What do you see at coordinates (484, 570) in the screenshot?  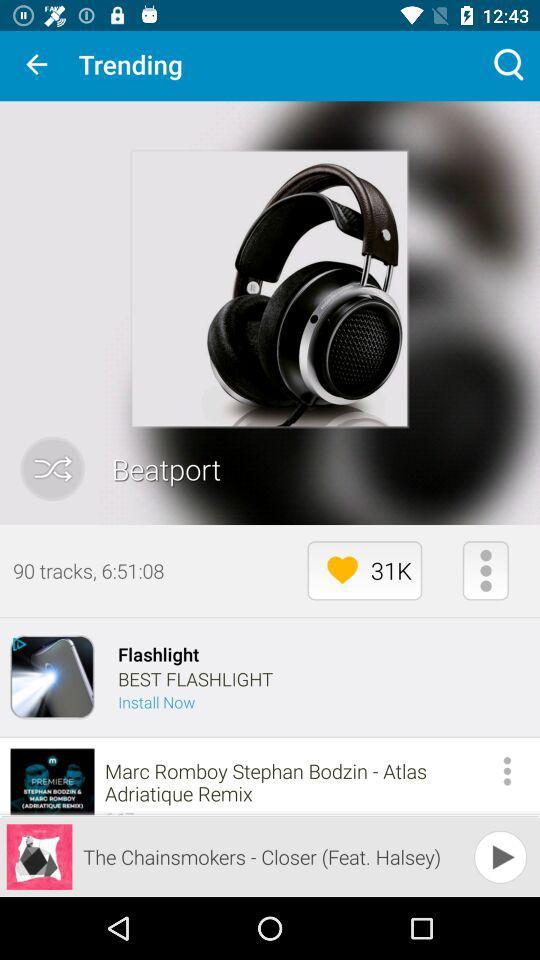 I see `the more icon` at bounding box center [484, 570].